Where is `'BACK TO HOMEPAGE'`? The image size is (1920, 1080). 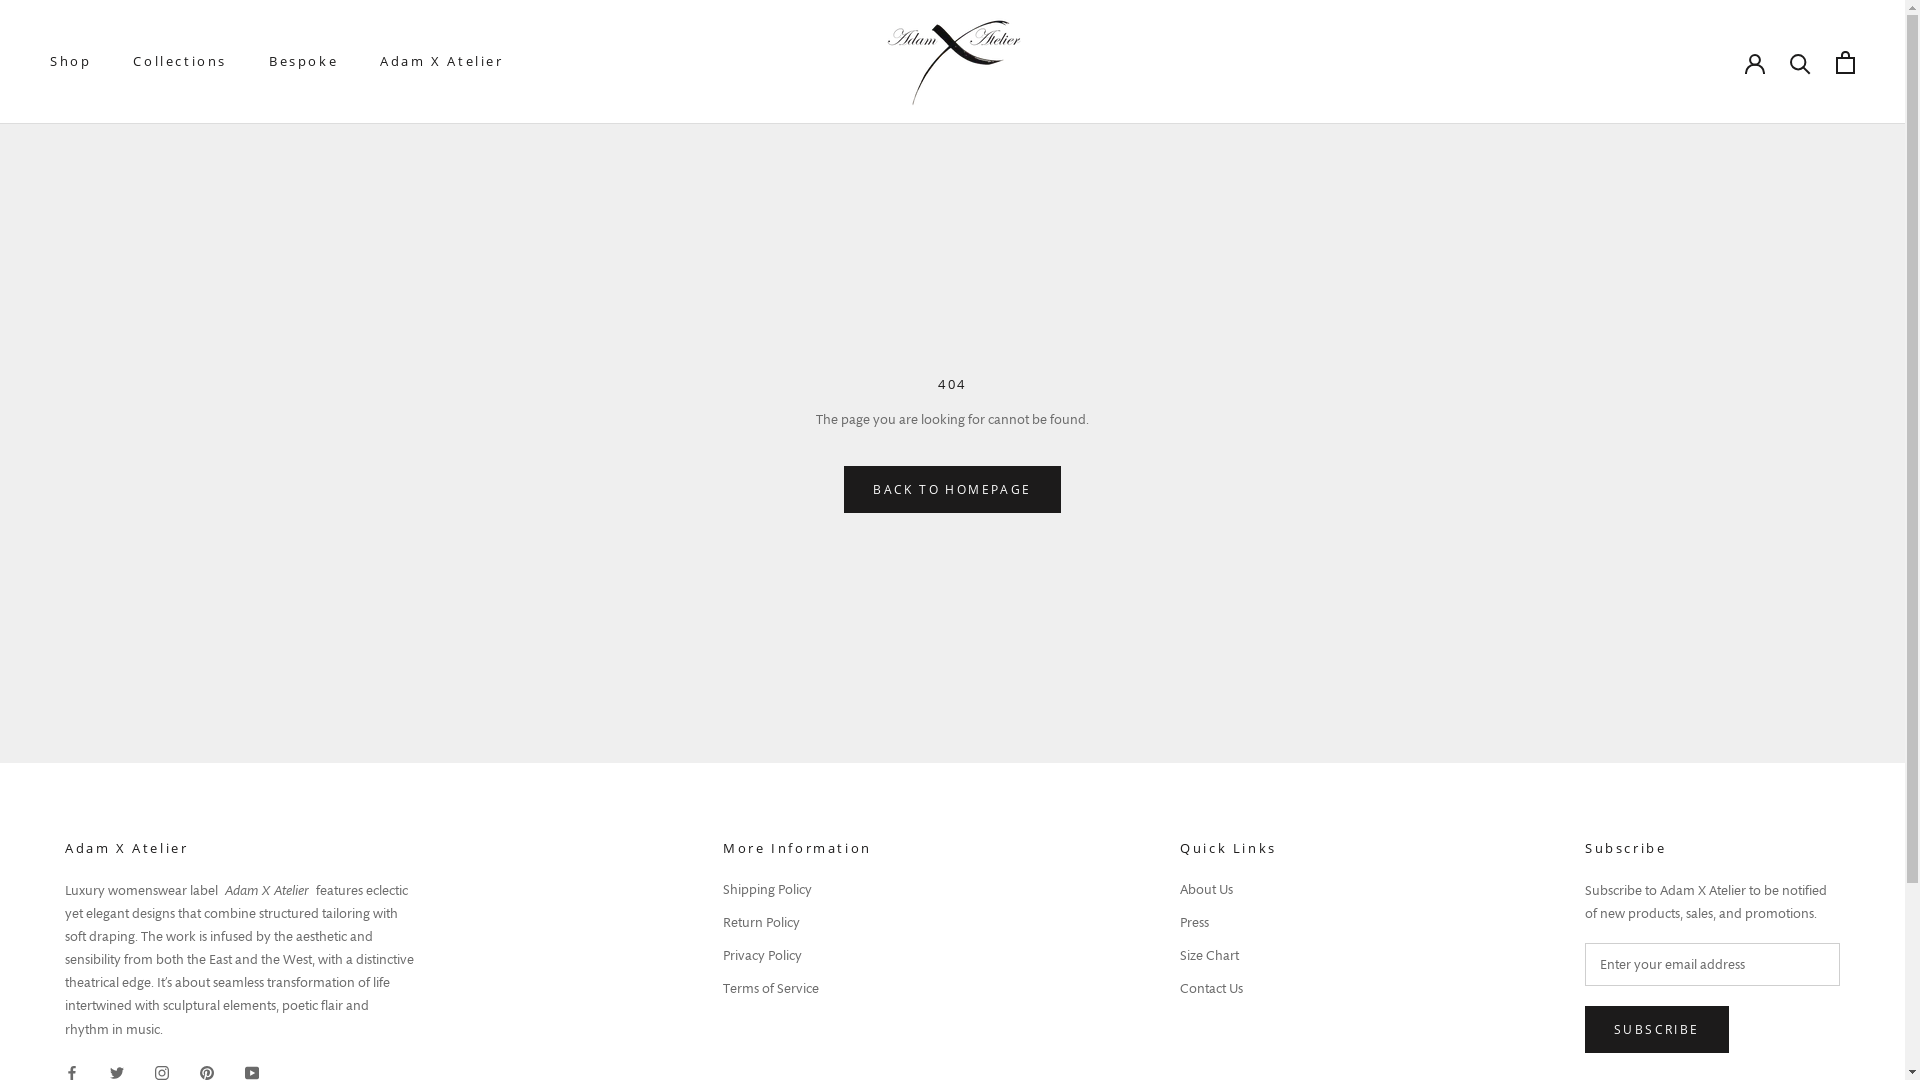
'BACK TO HOMEPAGE' is located at coordinates (950, 489).